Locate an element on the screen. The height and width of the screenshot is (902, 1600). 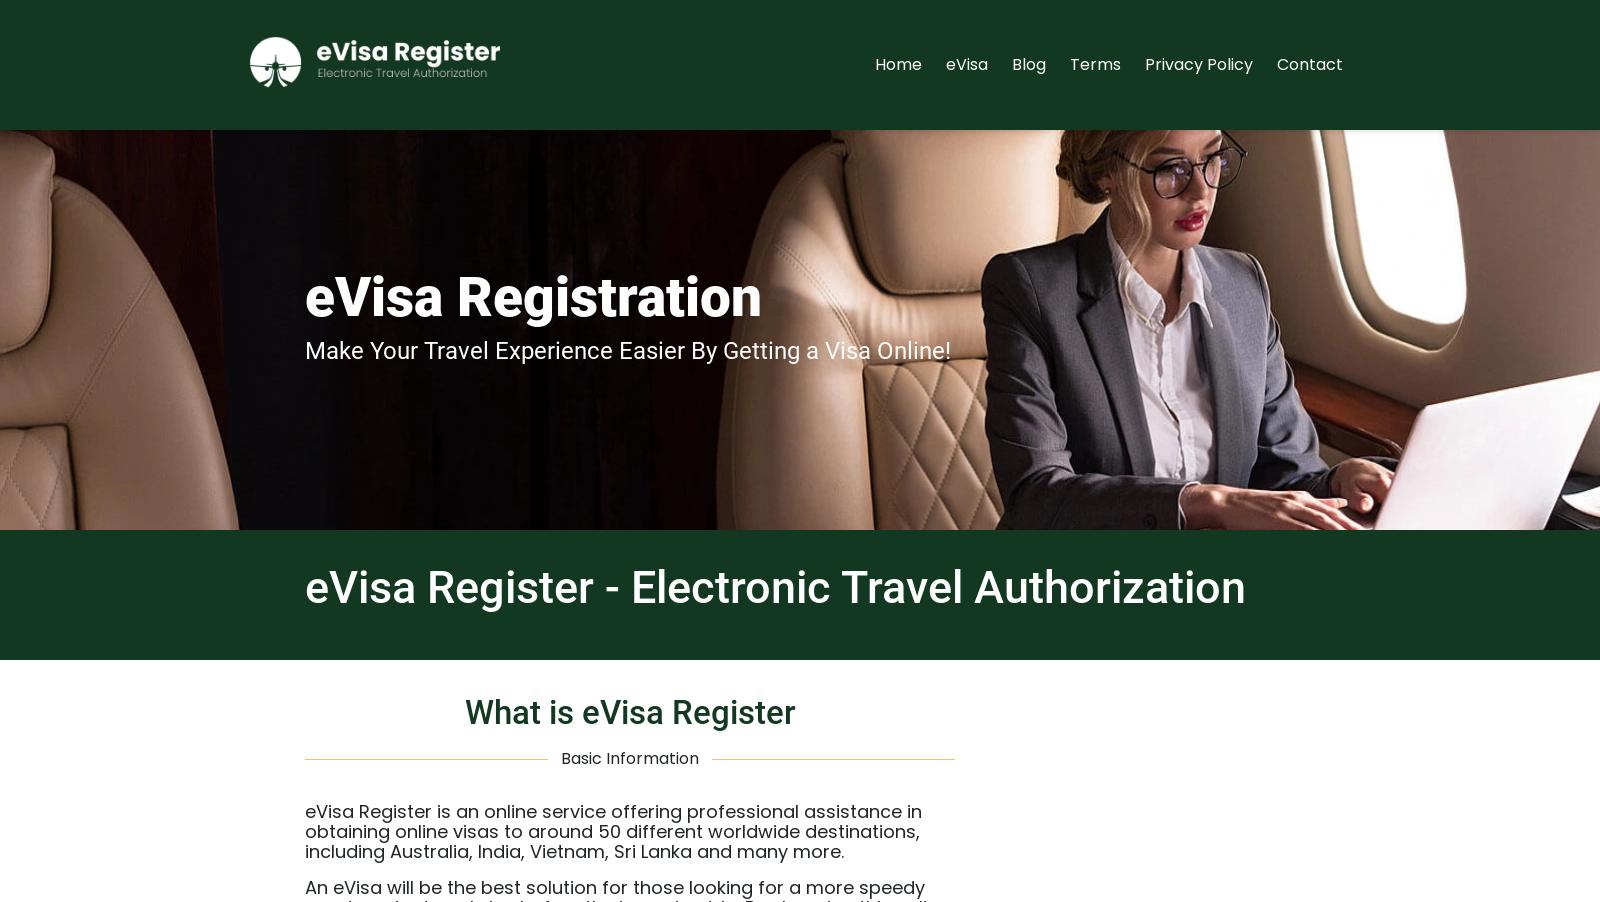
'What is eVisa Register' is located at coordinates (629, 711).